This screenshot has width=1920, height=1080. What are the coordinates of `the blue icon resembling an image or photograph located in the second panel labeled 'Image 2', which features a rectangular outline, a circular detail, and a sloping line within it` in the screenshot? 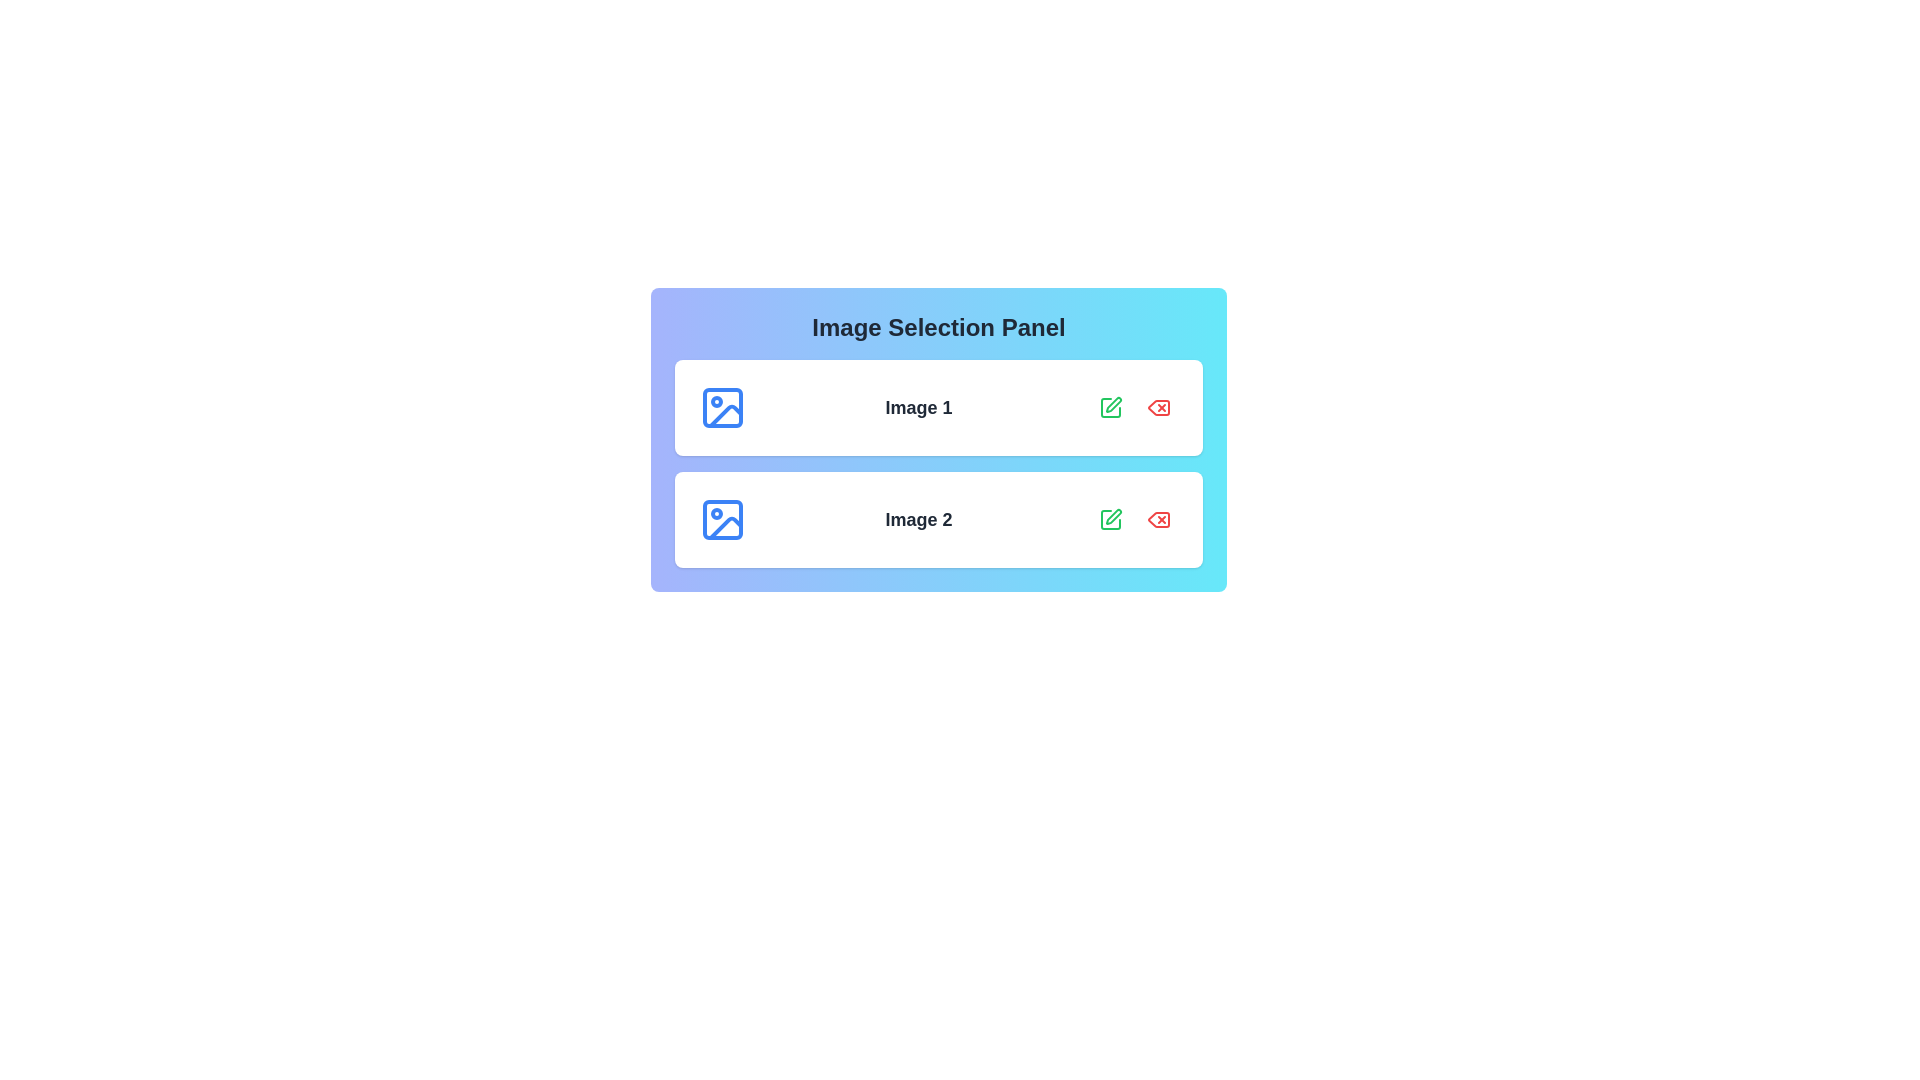 It's located at (722, 519).